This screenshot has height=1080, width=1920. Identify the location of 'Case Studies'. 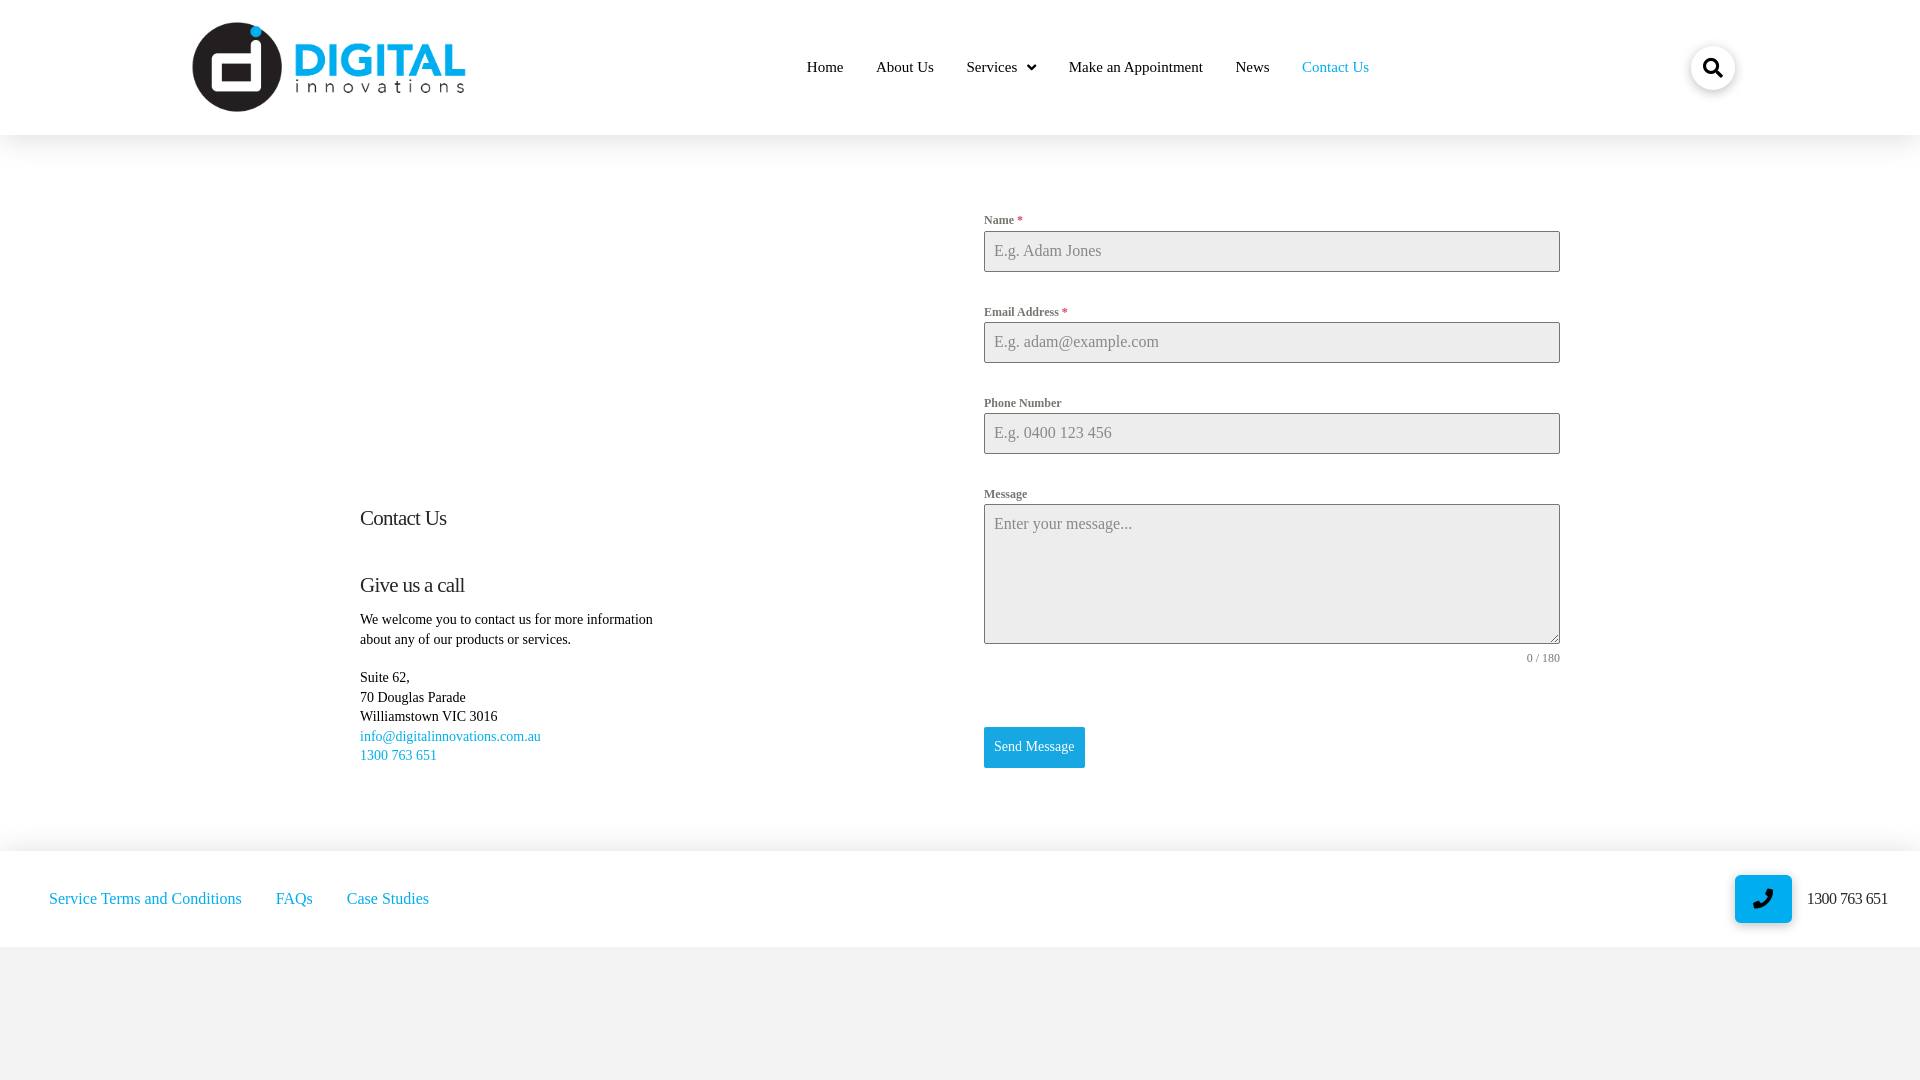
(330, 897).